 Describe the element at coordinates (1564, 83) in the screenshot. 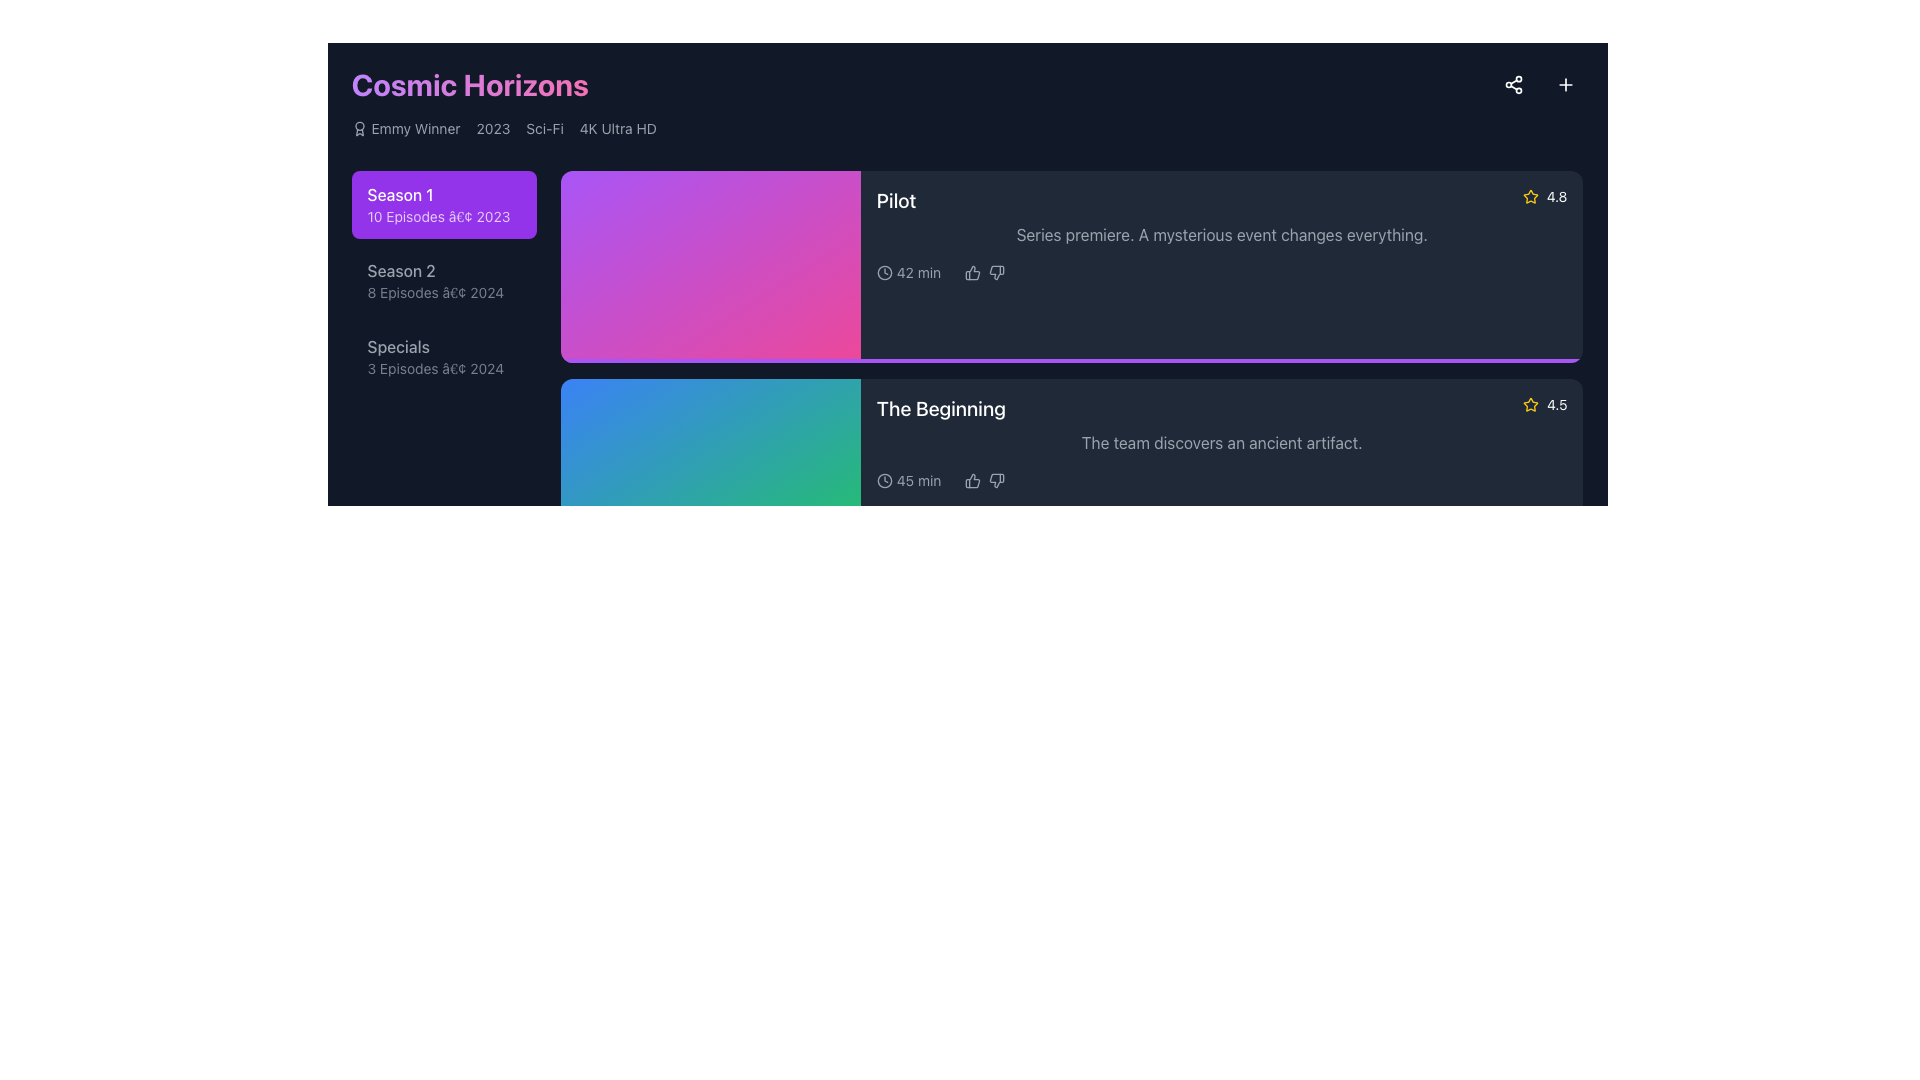

I see `the add button located at the top-right corner of the interface` at that location.